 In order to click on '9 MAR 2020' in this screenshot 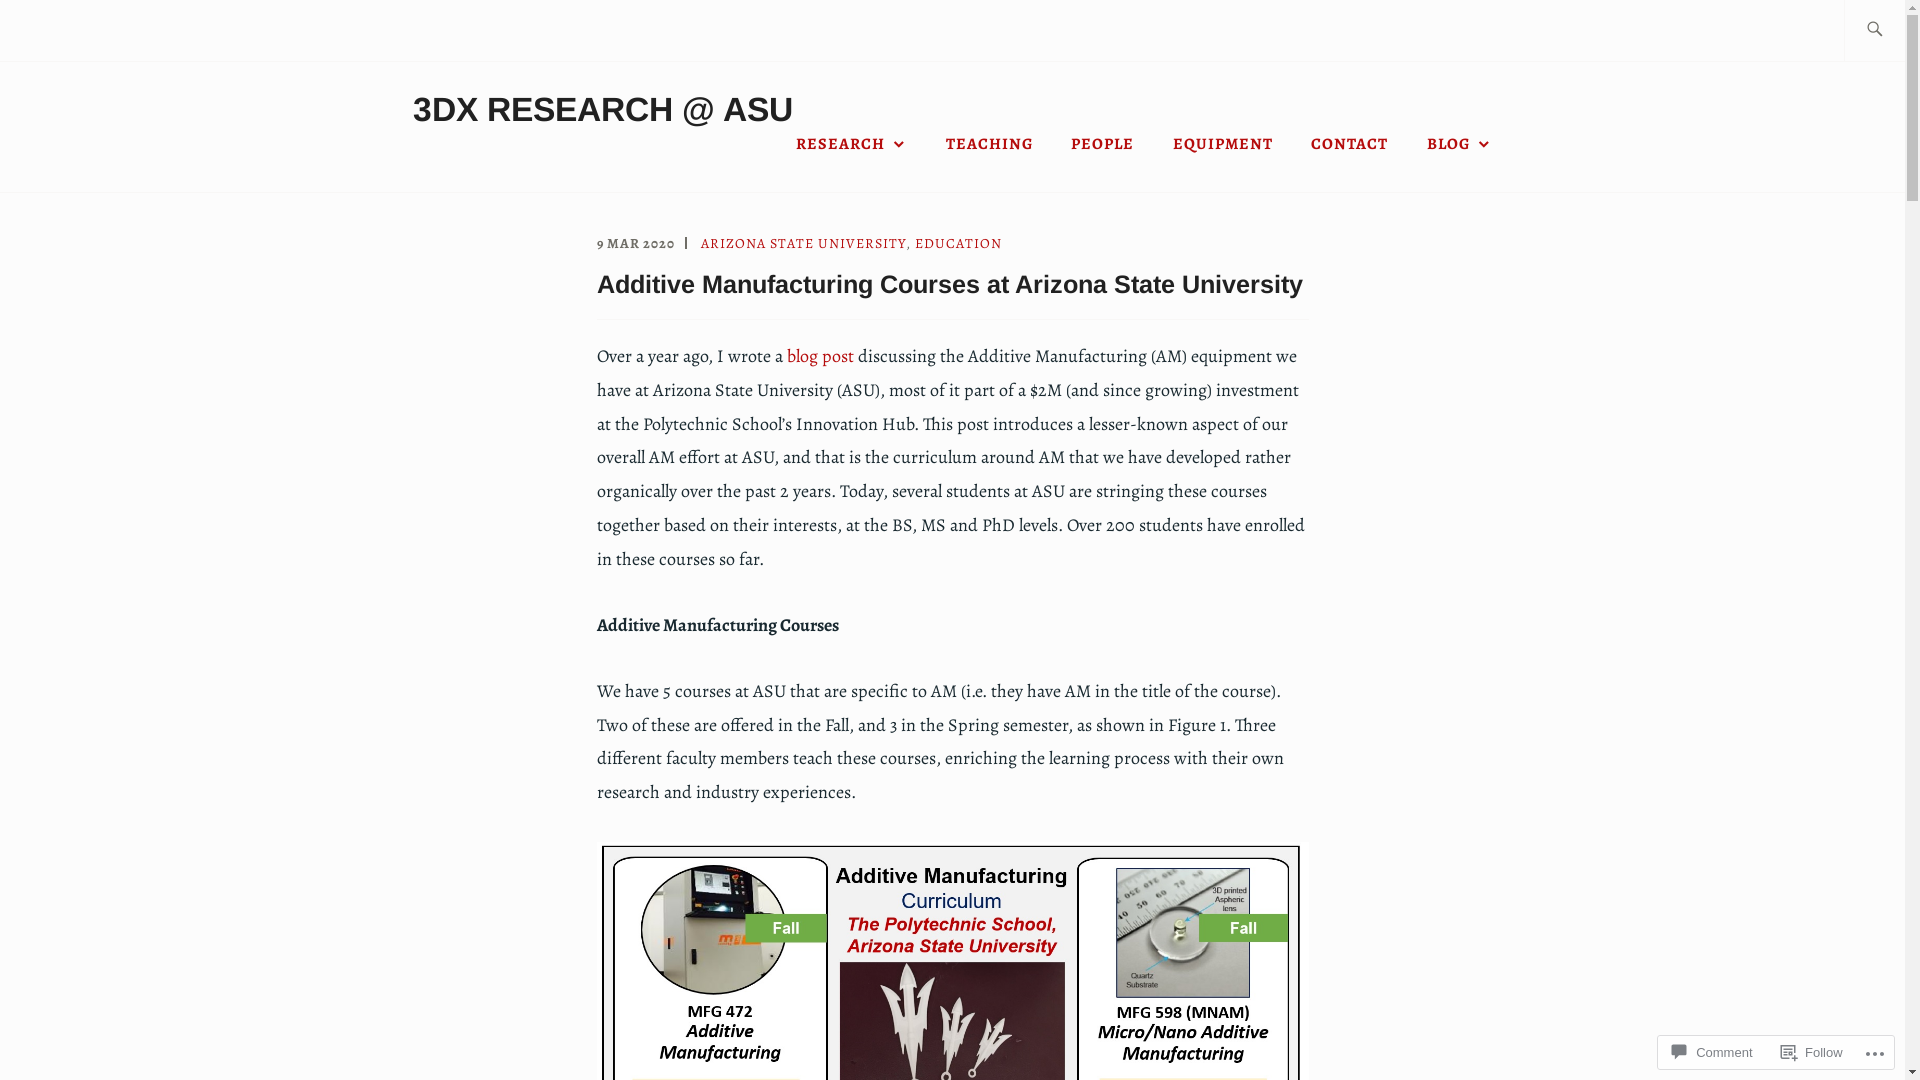, I will do `click(633, 242)`.